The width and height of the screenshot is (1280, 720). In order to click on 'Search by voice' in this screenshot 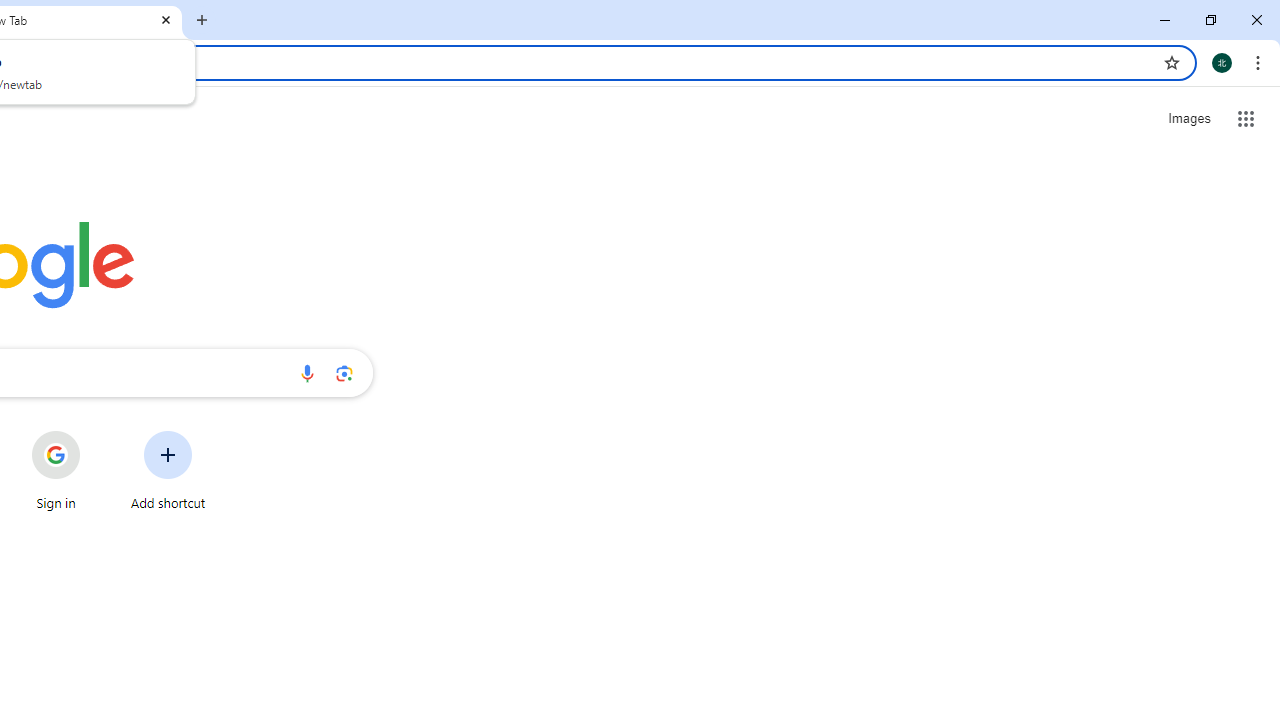, I will do `click(306, 372)`.